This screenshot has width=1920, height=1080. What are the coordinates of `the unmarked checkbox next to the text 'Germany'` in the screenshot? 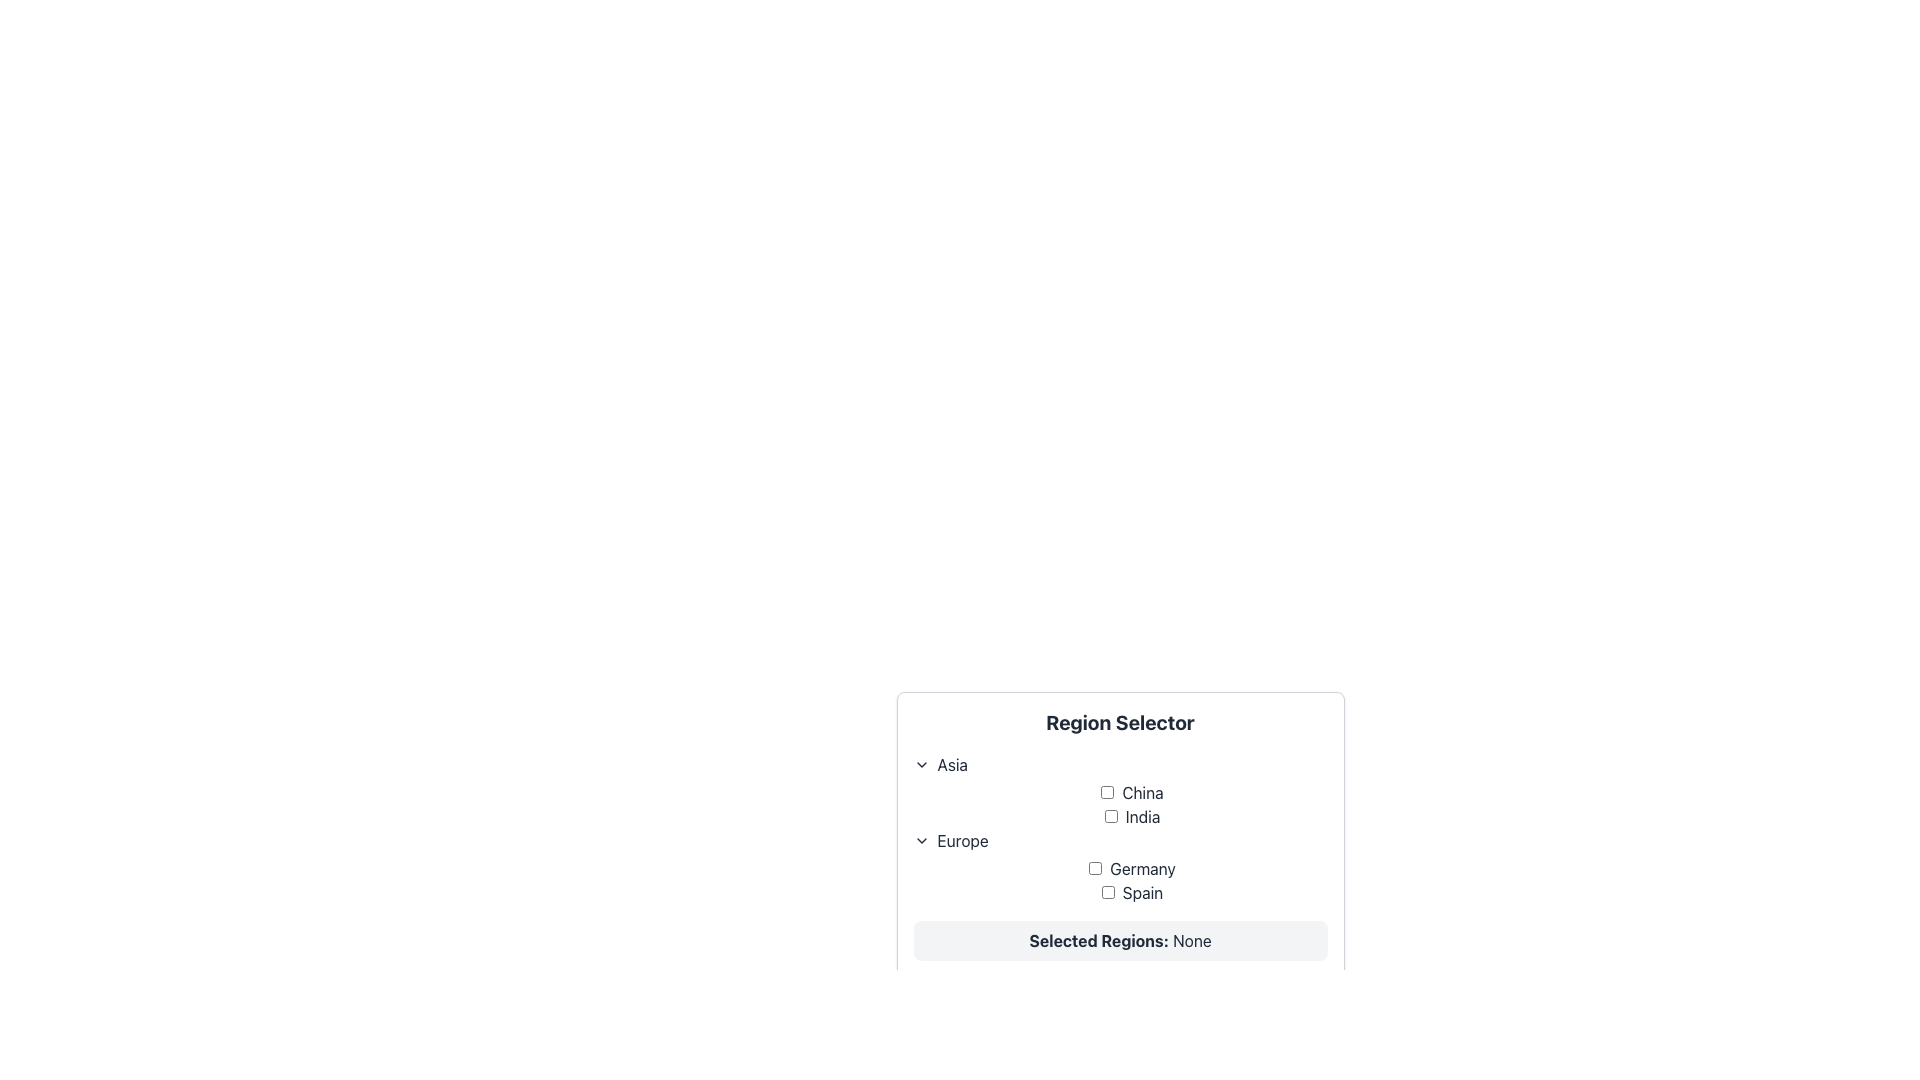 It's located at (1132, 867).